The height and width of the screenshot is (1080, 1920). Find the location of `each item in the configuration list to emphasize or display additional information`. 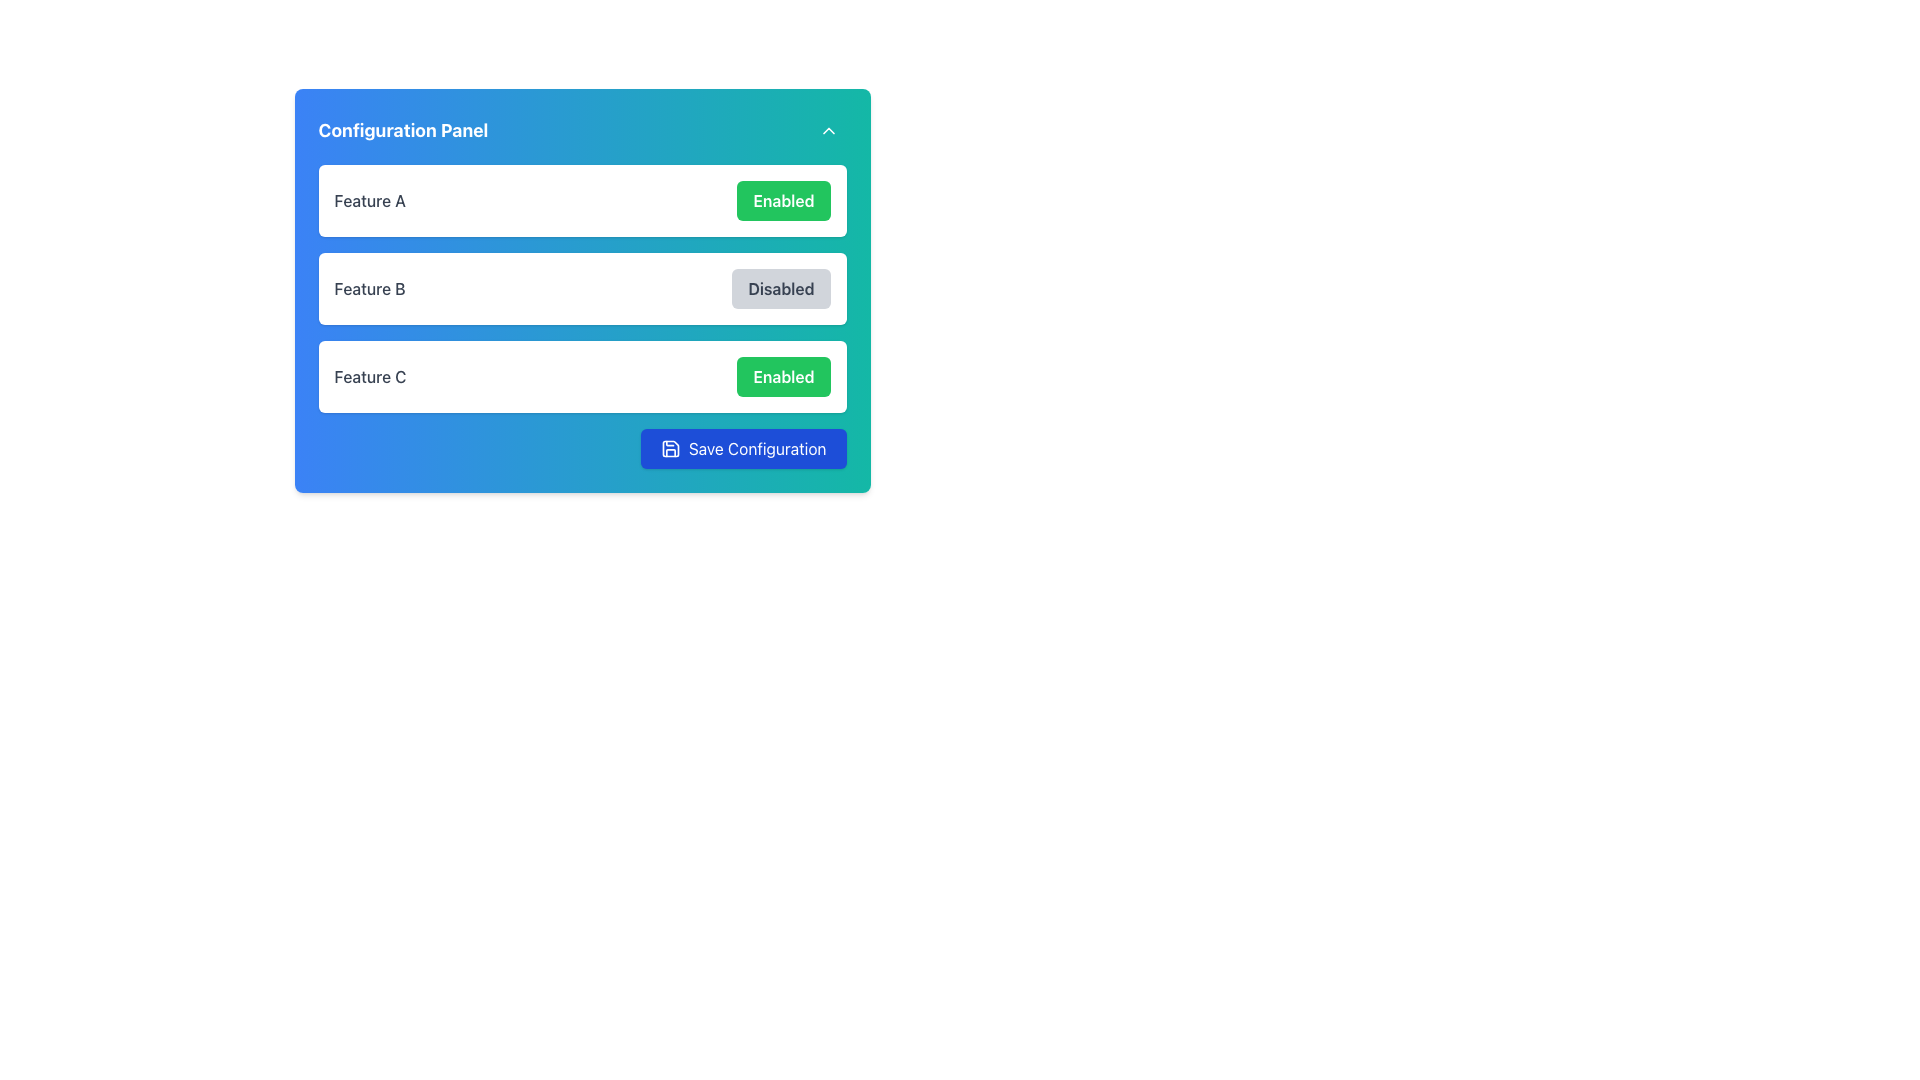

each item in the configuration list to emphasize or display additional information is located at coordinates (581, 289).